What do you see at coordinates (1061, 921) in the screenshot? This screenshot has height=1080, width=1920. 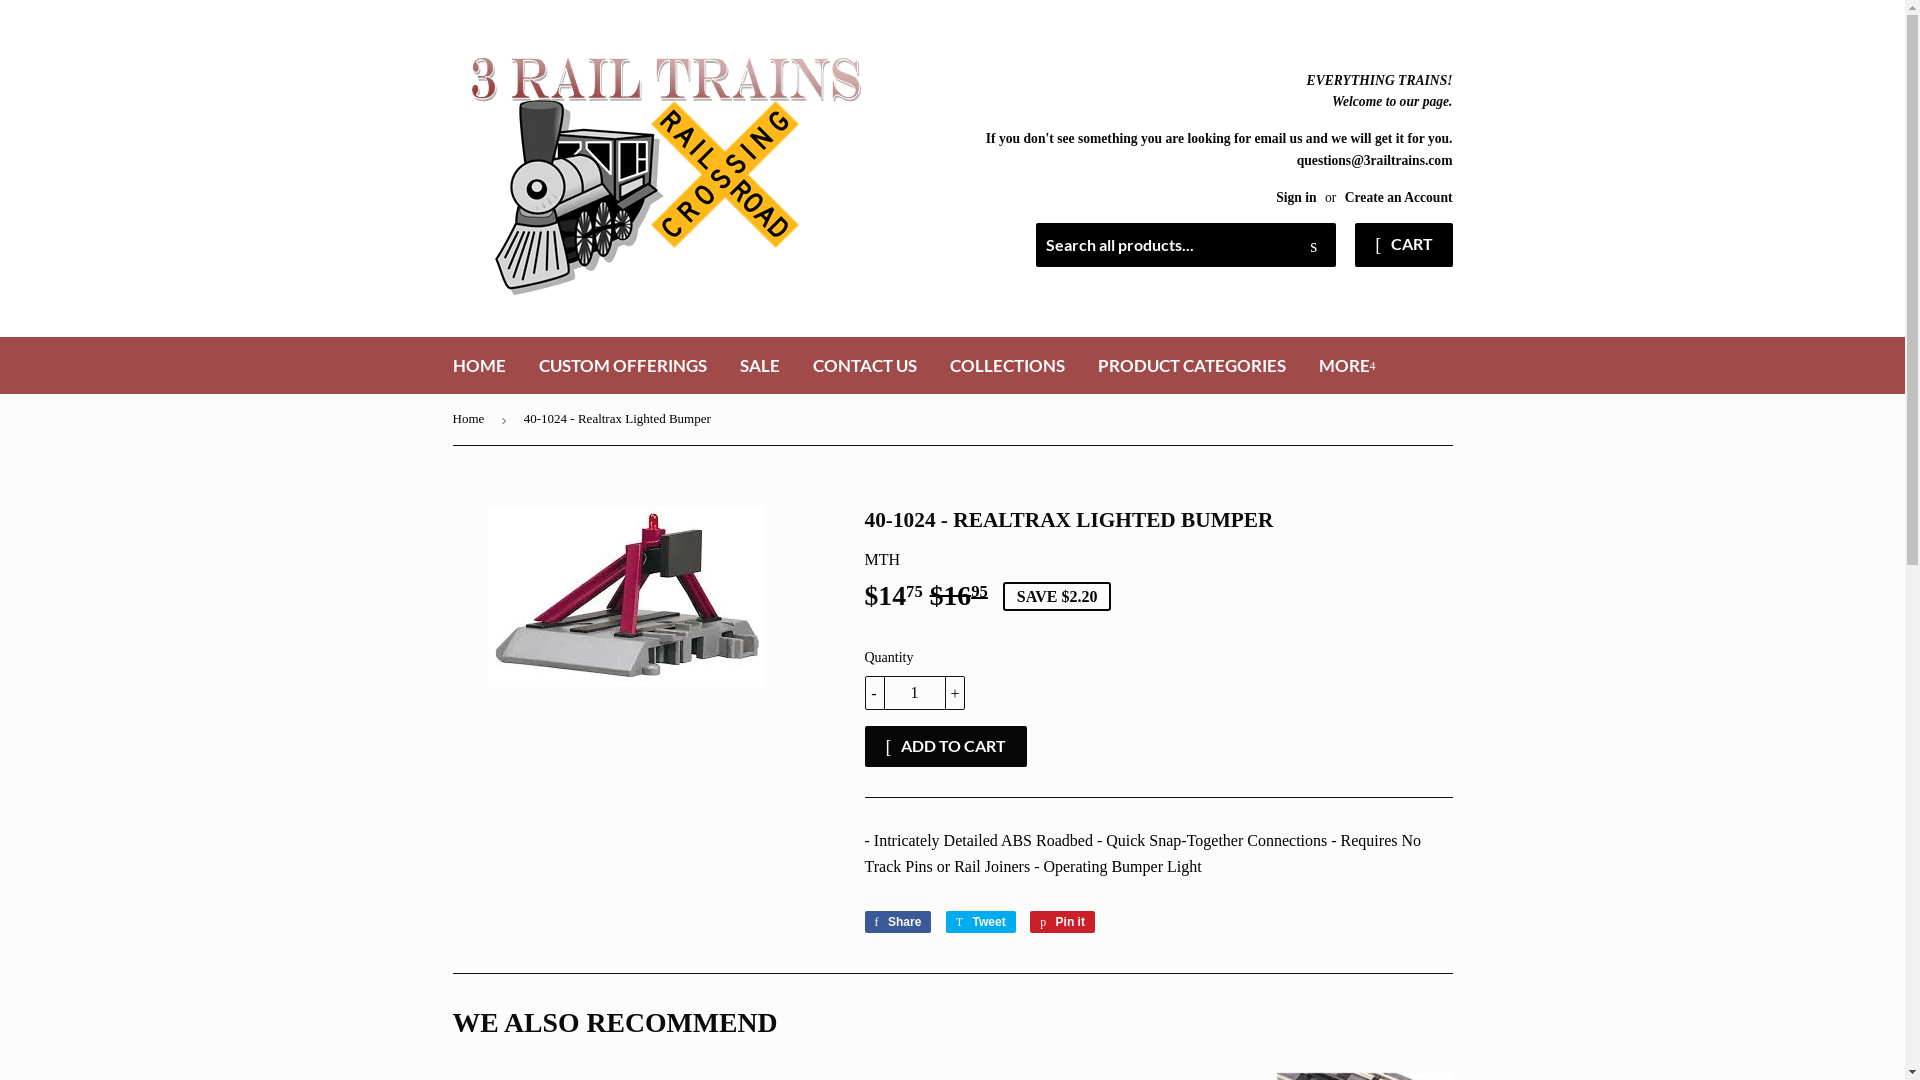 I see `'Pin it` at bounding box center [1061, 921].